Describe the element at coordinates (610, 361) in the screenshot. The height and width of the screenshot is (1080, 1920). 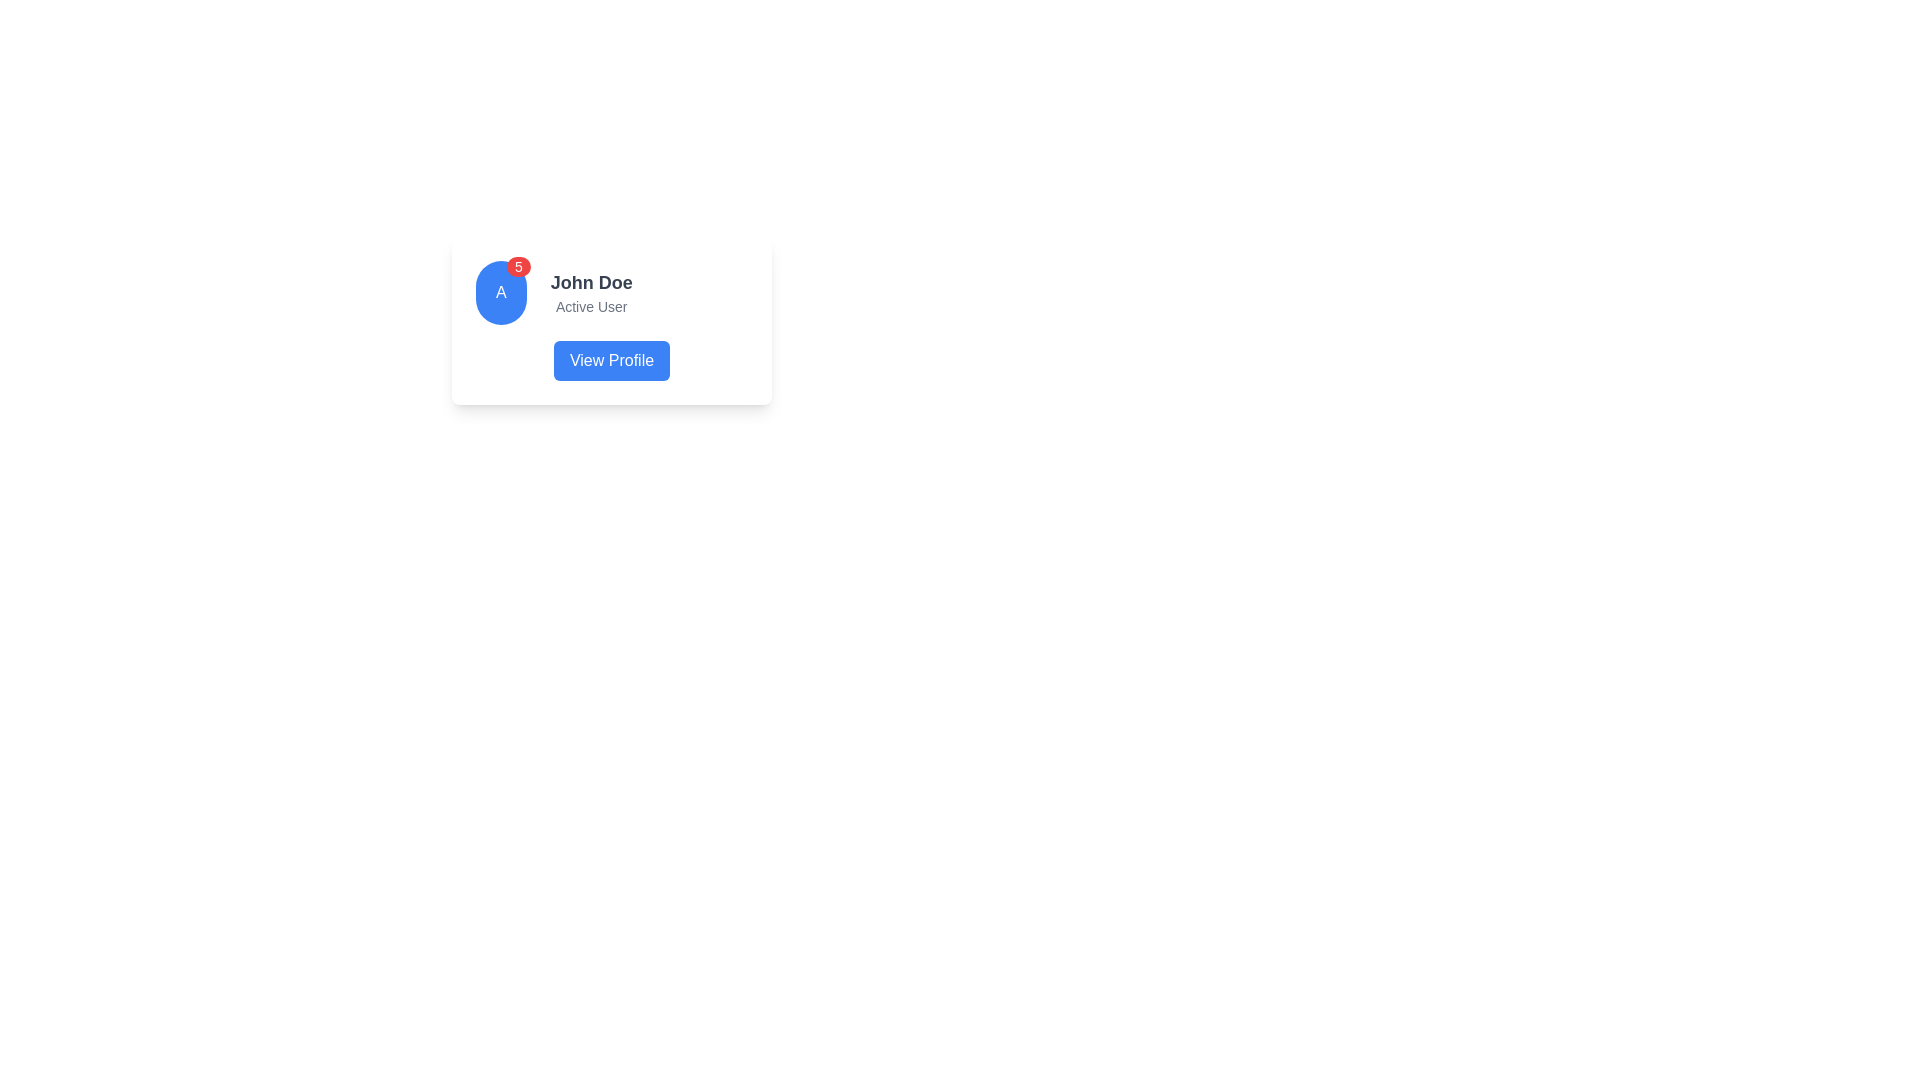
I see `the 'View Profile' button with blue background and white text, located below the 'John Doe' label and 'Active User' status, to change its background color` at that location.